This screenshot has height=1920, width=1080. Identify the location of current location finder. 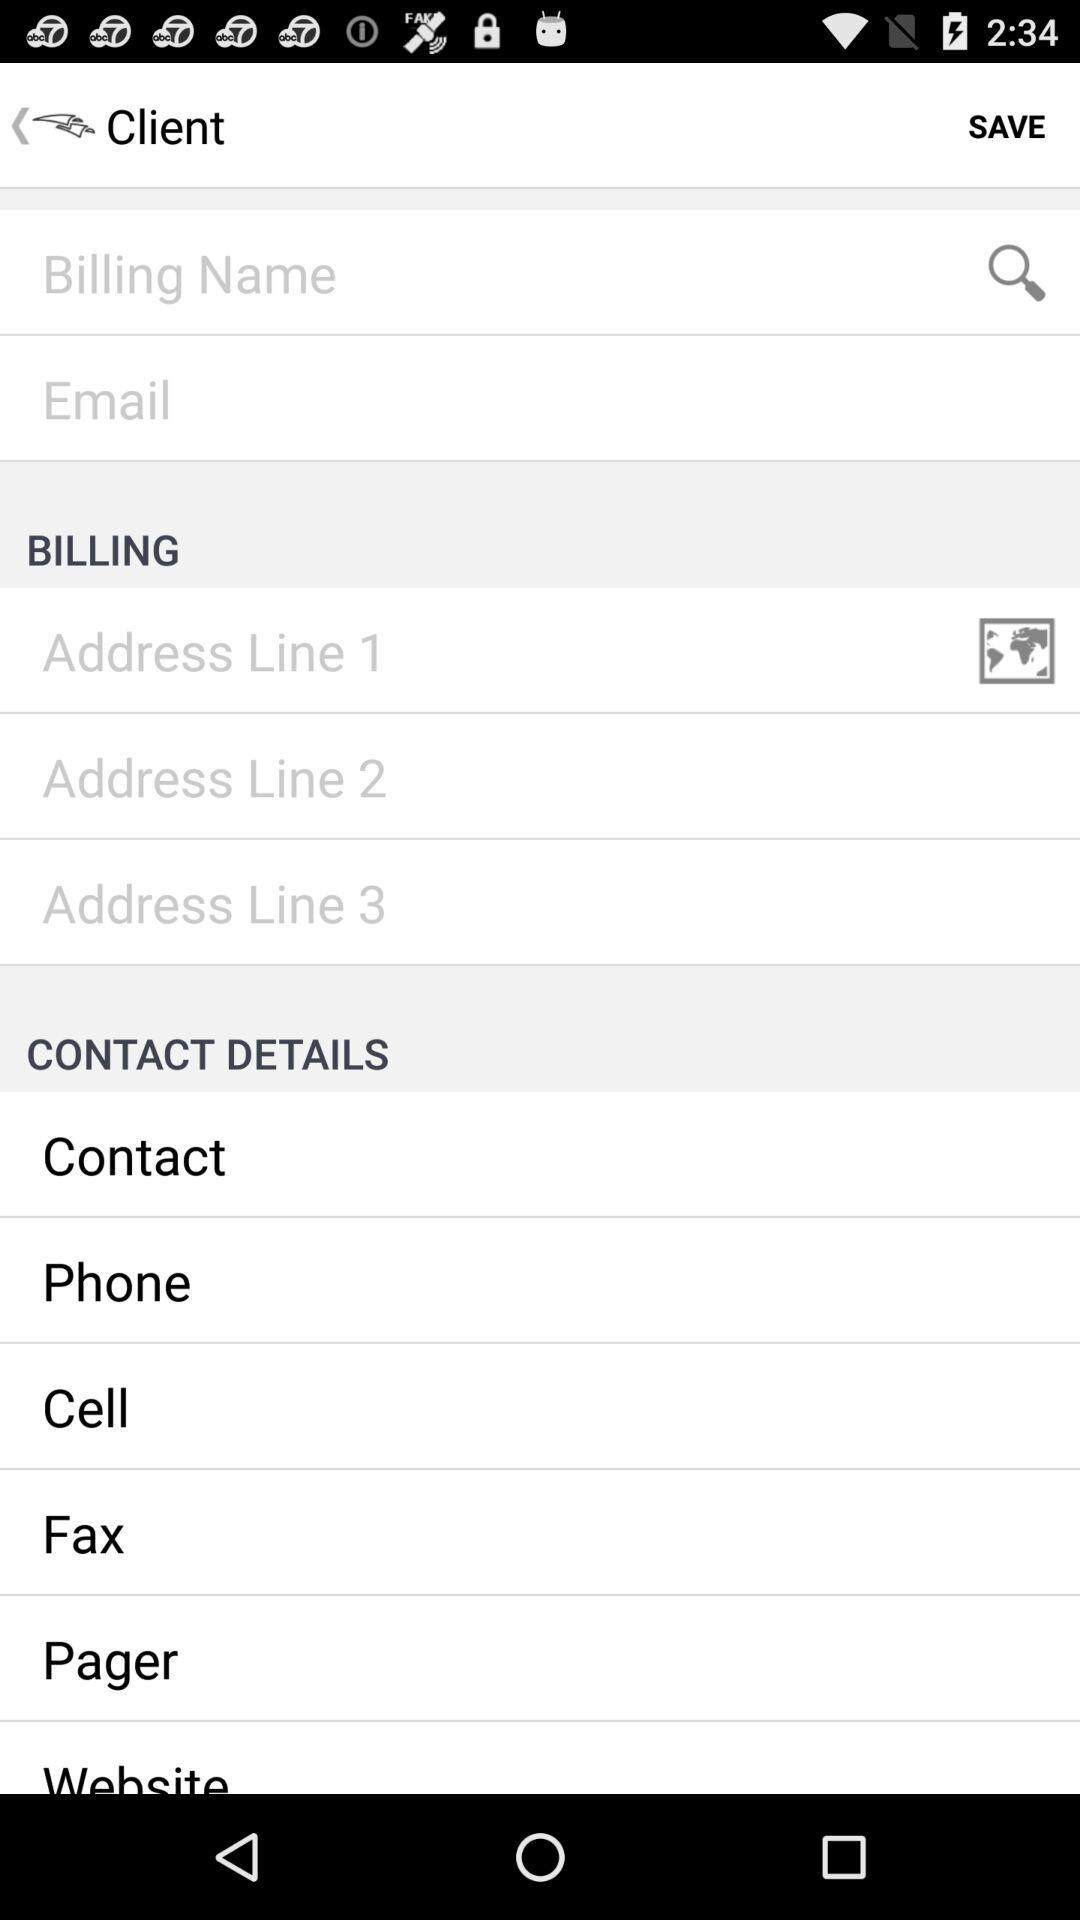
(1017, 651).